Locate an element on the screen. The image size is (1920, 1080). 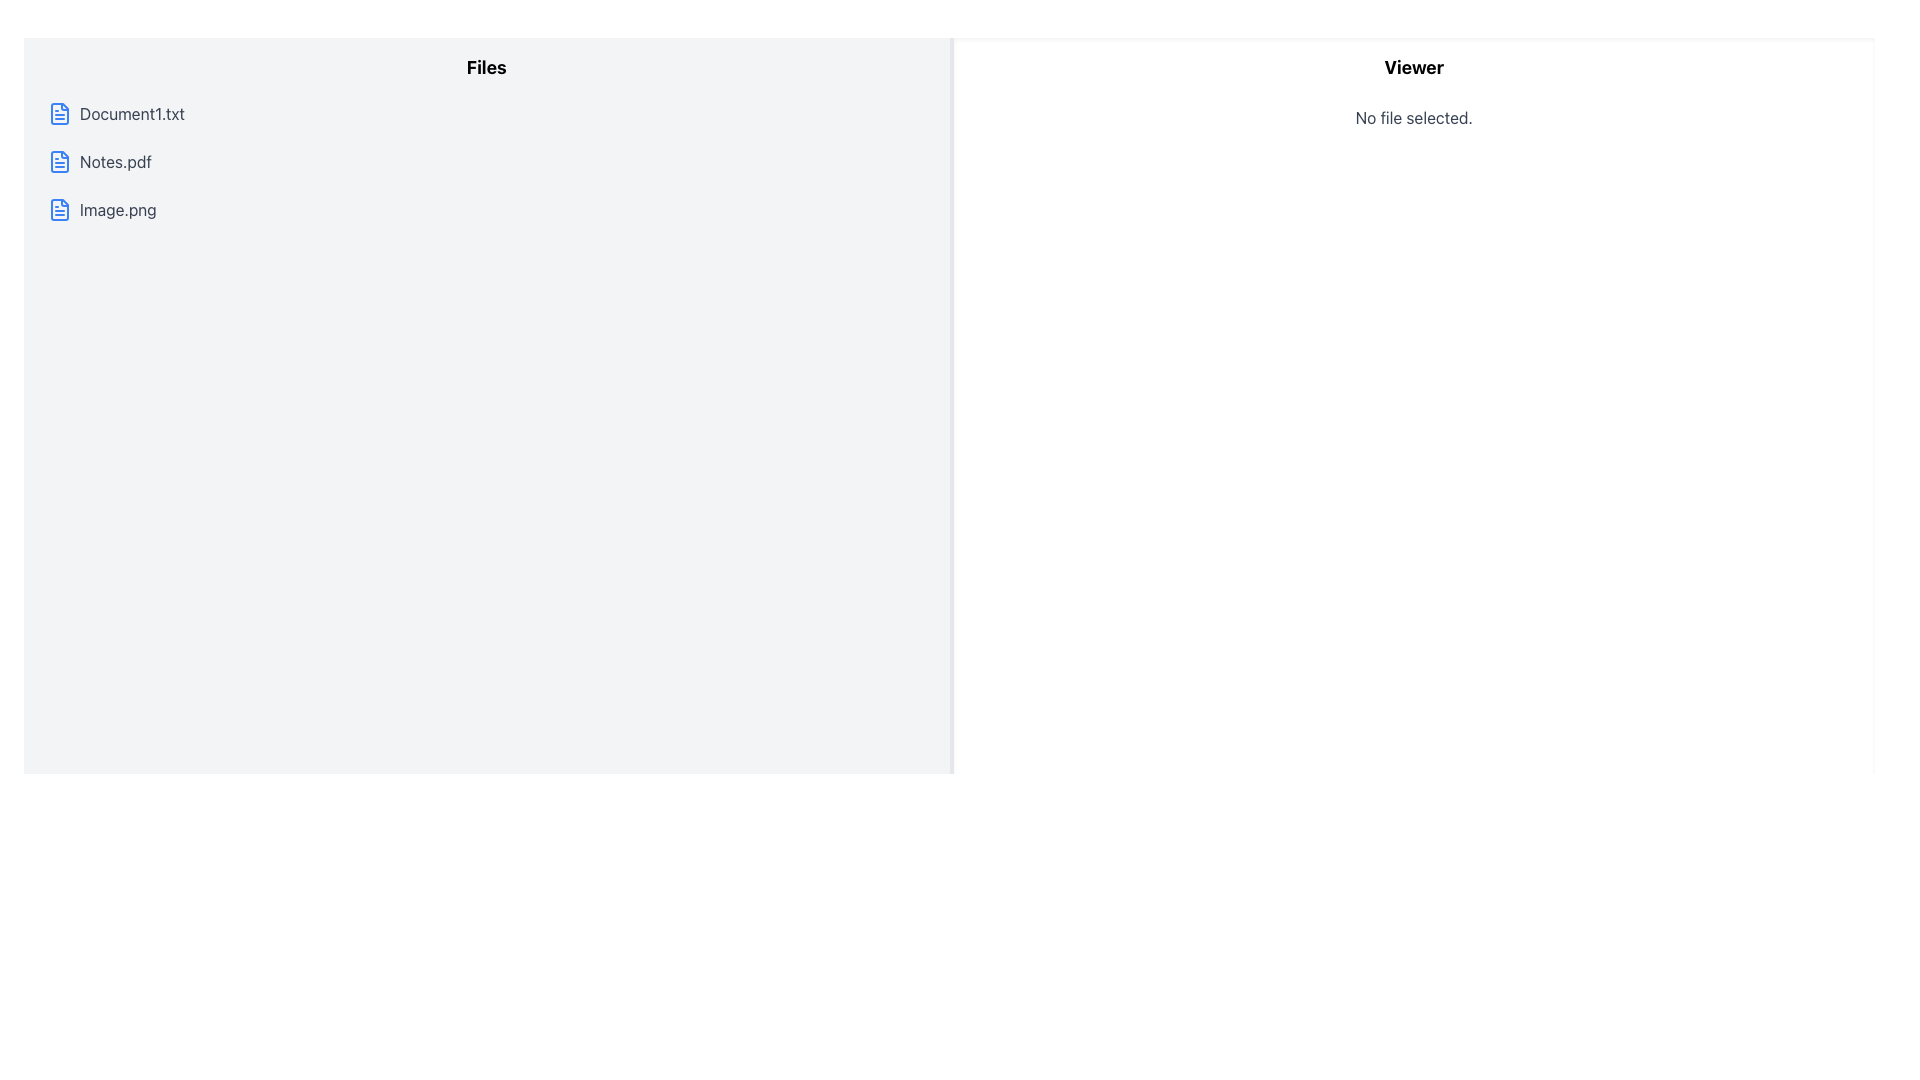
the PDF file icon representing 'Notes.pdf' located in the left-hand list of files is located at coordinates (59, 161).